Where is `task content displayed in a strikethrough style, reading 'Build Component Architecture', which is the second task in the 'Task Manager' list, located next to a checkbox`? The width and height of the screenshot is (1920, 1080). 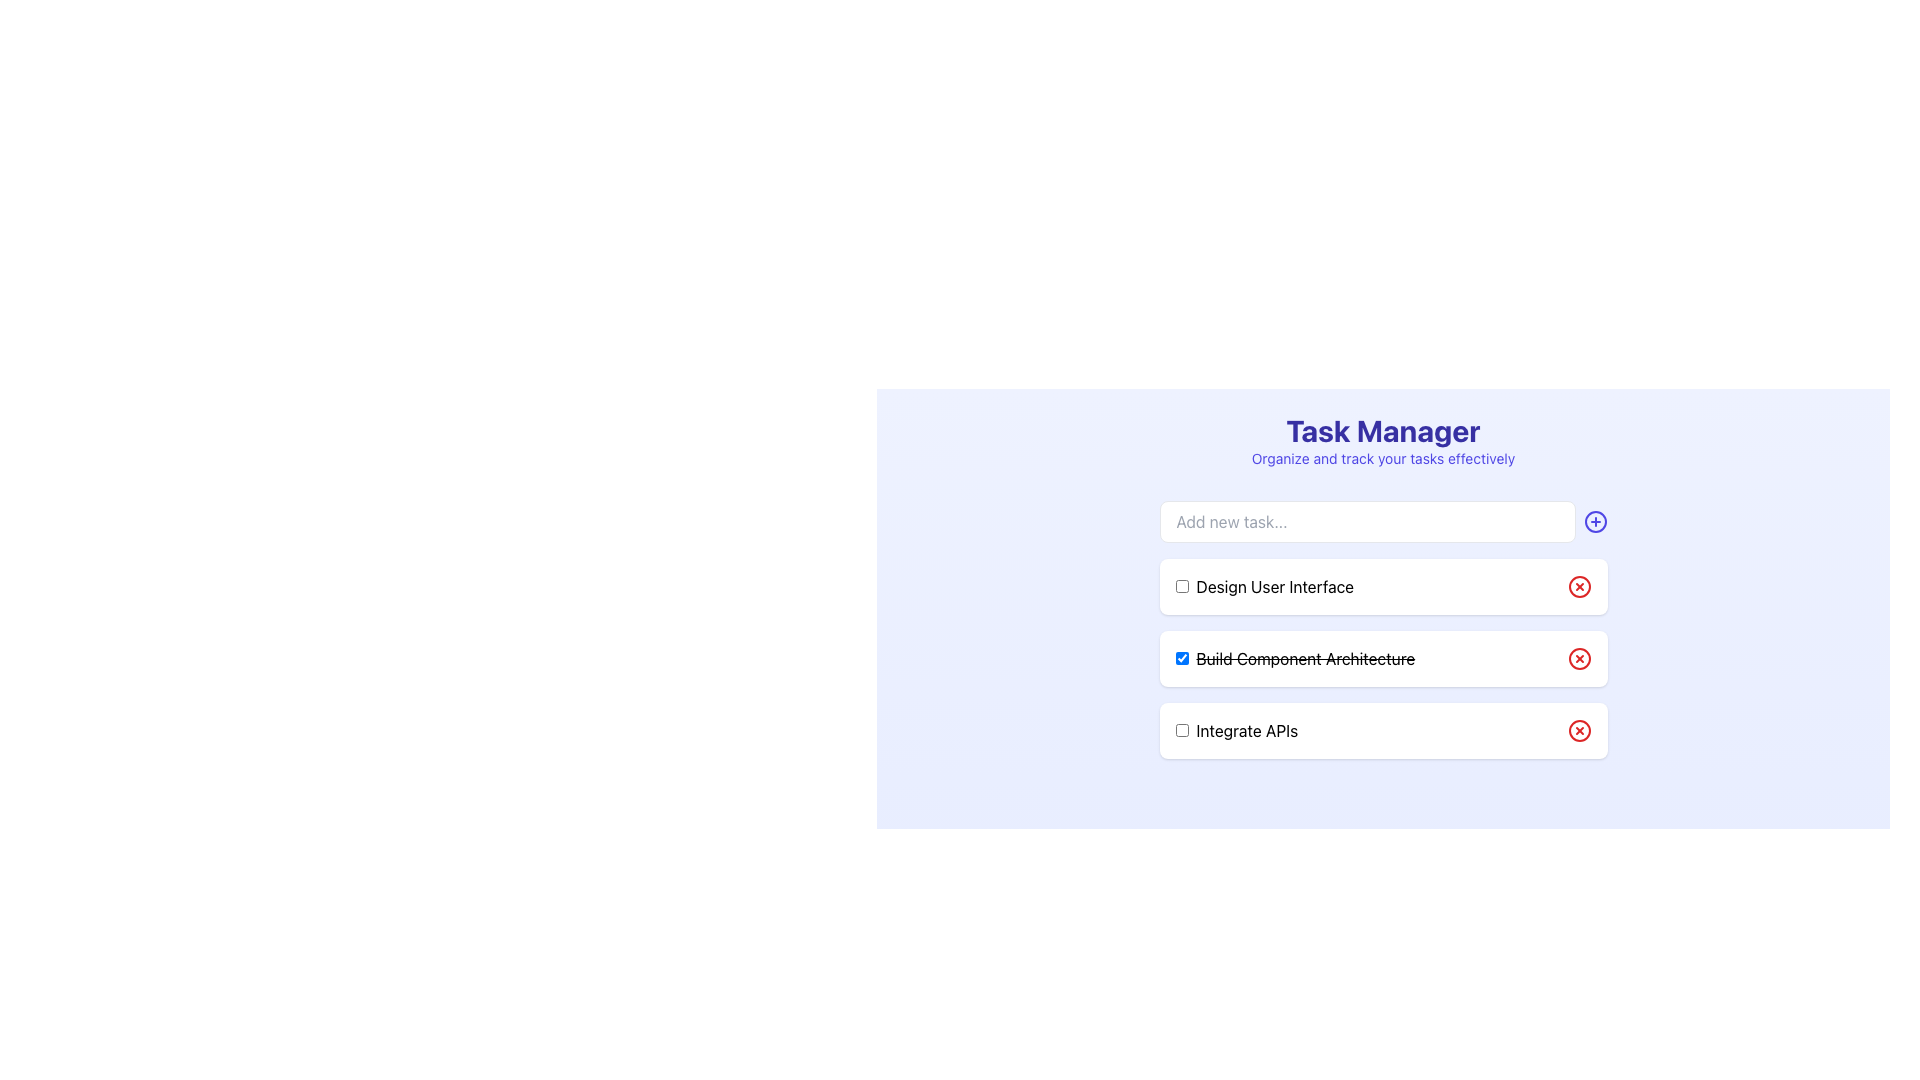 task content displayed in a strikethrough style, reading 'Build Component Architecture', which is the second task in the 'Task Manager' list, located next to a checkbox is located at coordinates (1305, 659).